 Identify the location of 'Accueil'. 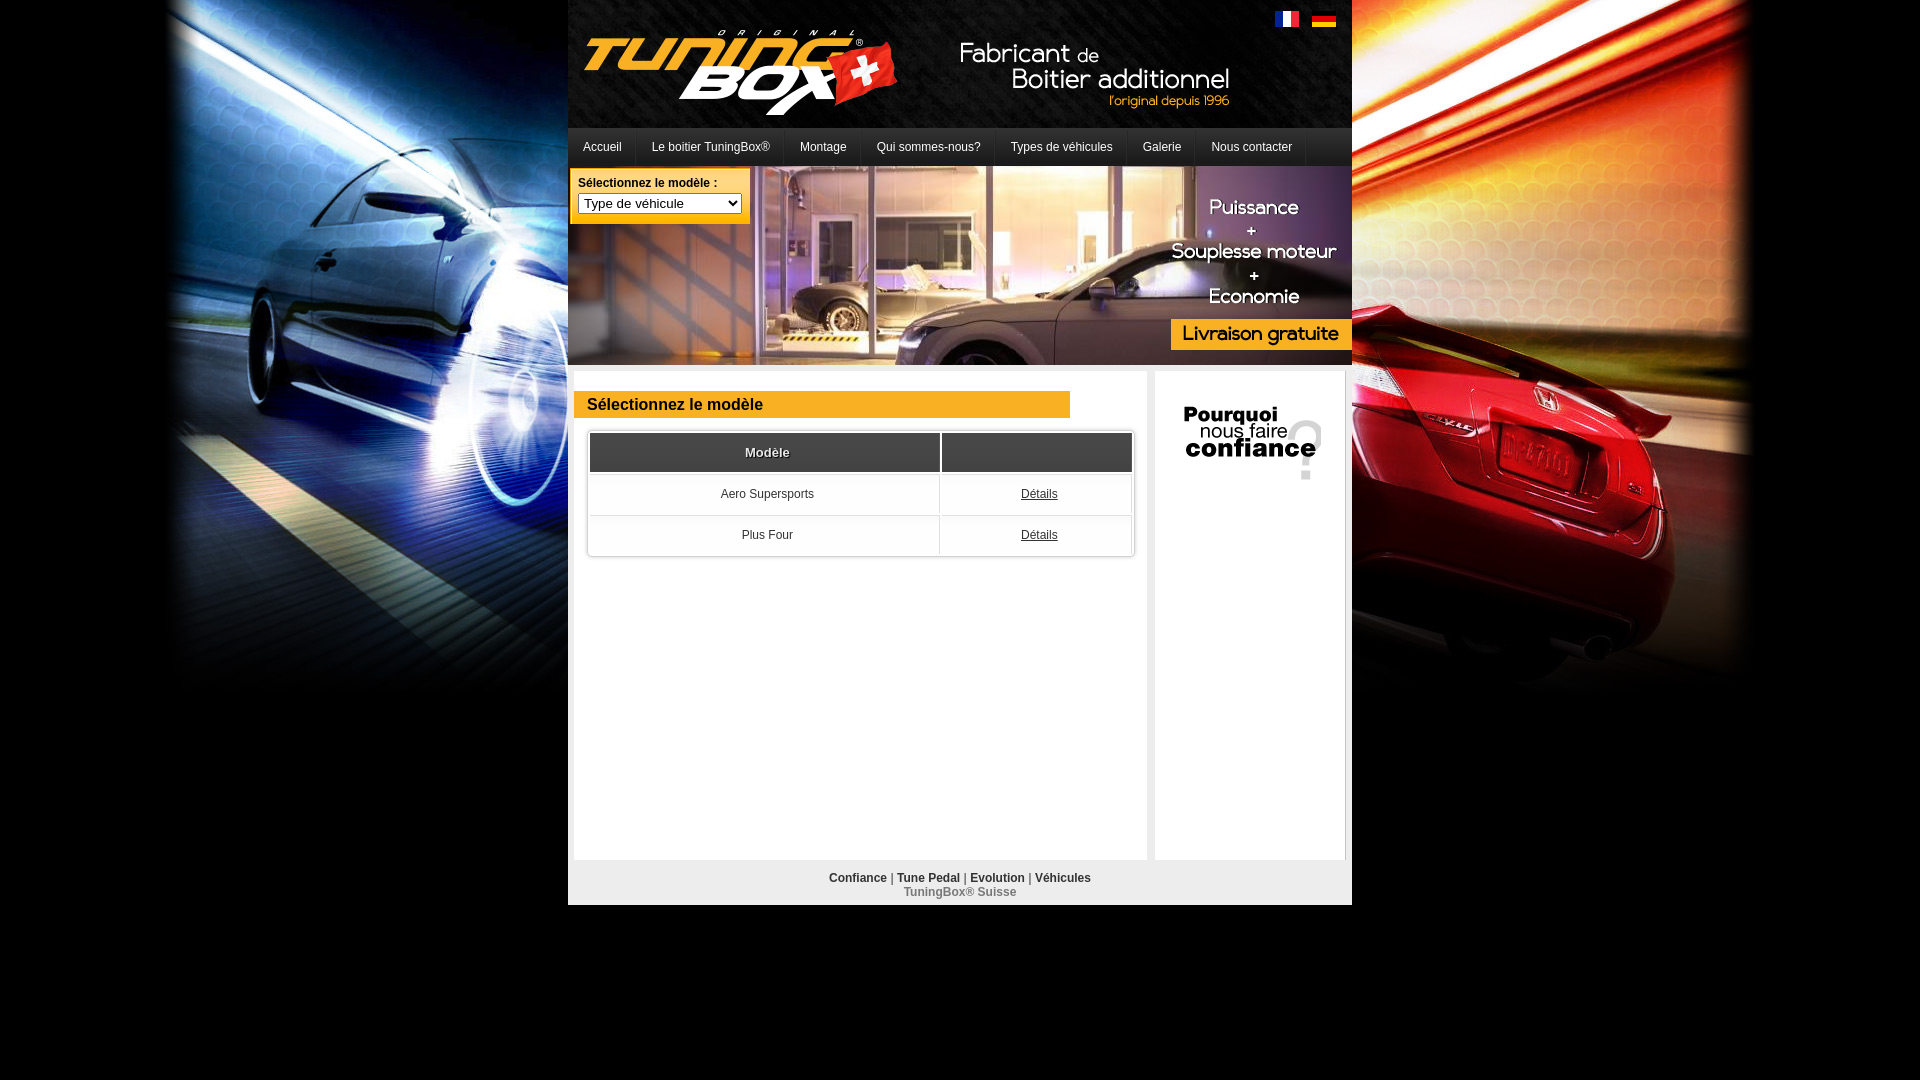
(601, 145).